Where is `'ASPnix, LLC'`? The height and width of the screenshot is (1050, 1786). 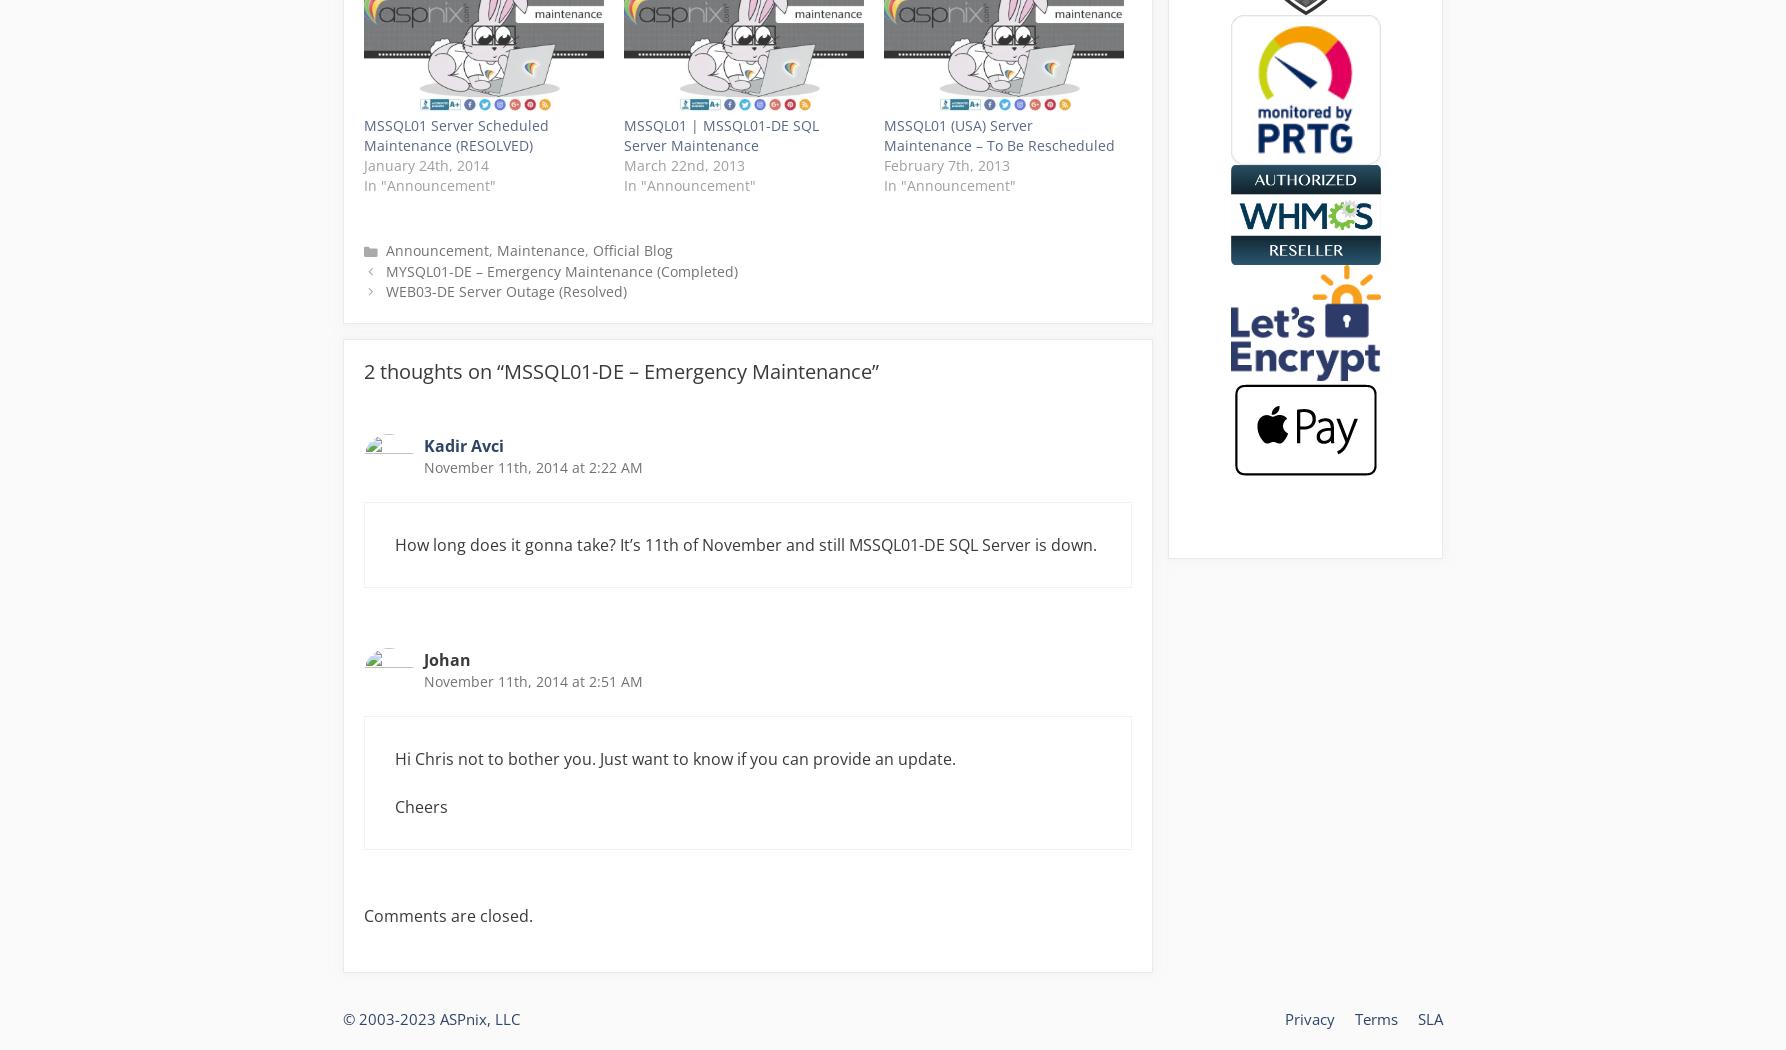 'ASPnix, LLC' is located at coordinates (479, 1018).